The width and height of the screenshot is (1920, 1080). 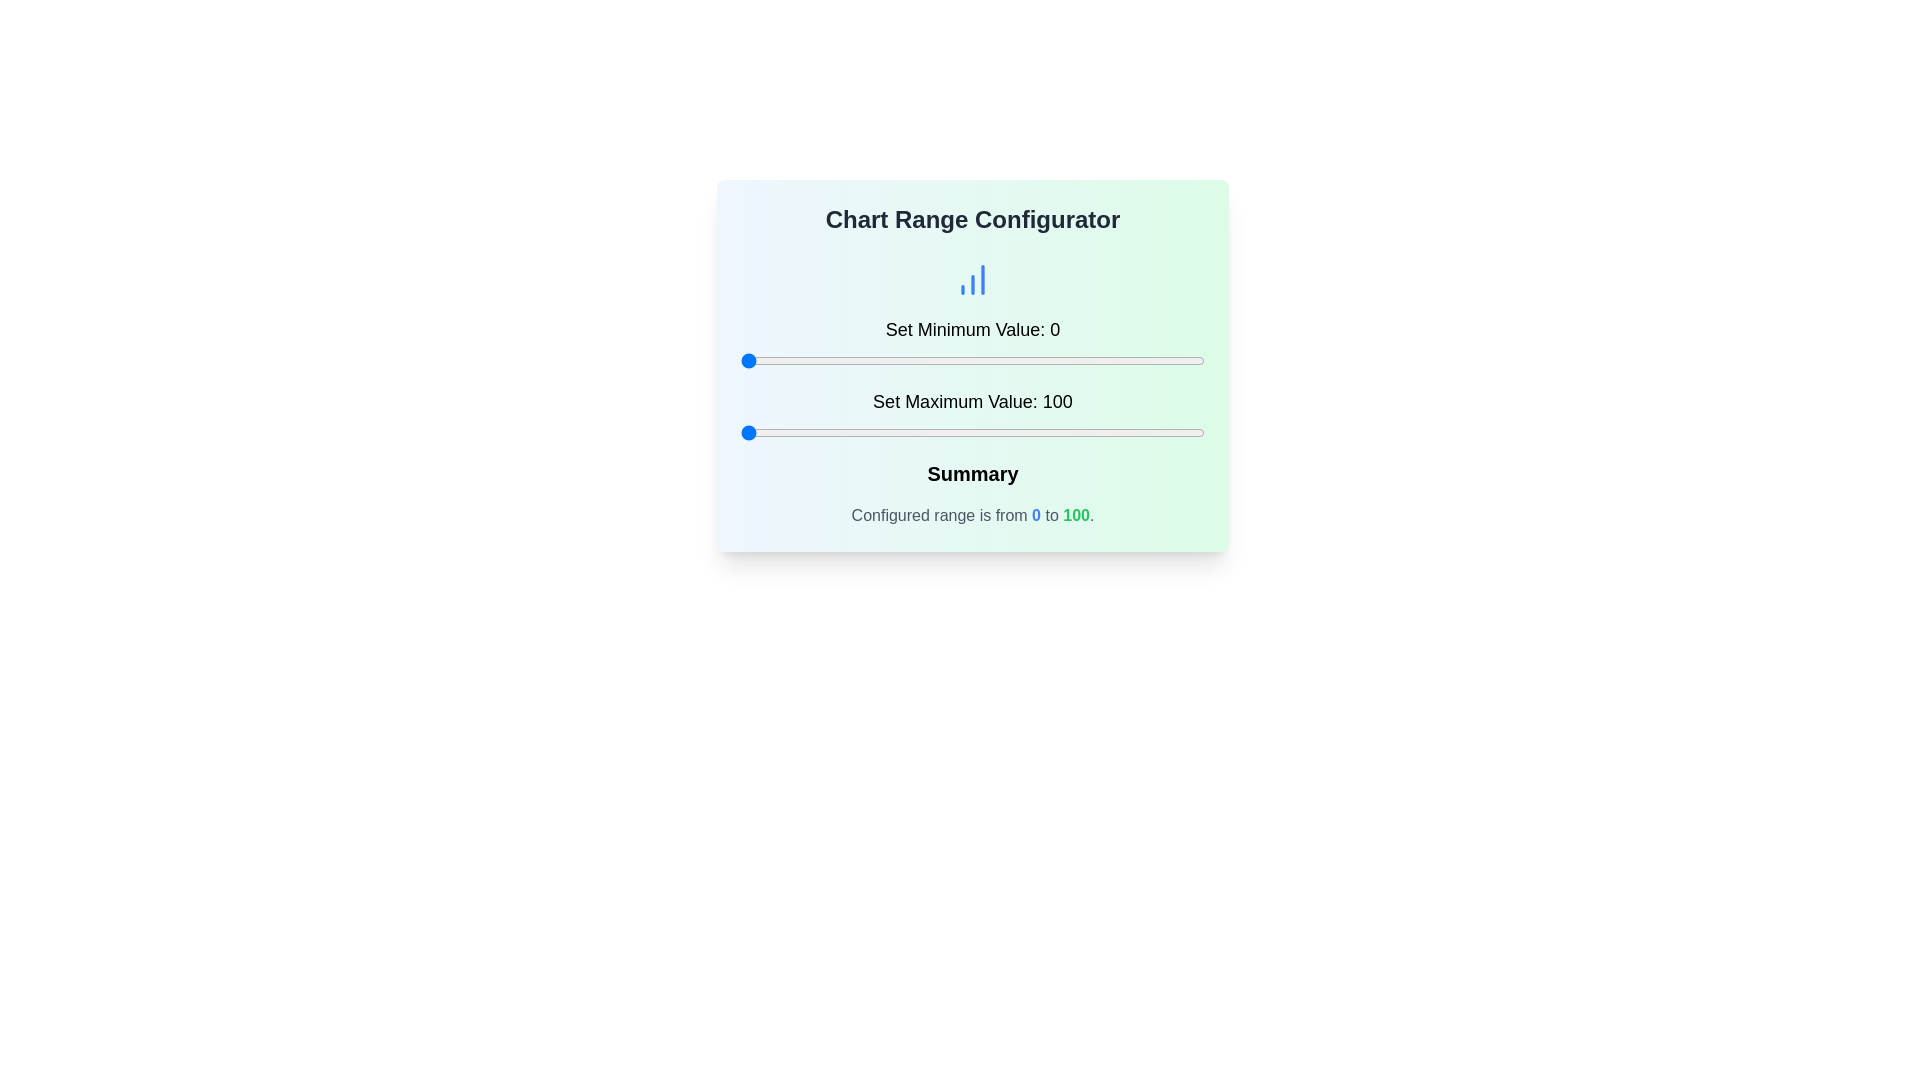 What do you see at coordinates (1177, 431) in the screenshot?
I see `the maximum value slider to set the value to 194` at bounding box center [1177, 431].